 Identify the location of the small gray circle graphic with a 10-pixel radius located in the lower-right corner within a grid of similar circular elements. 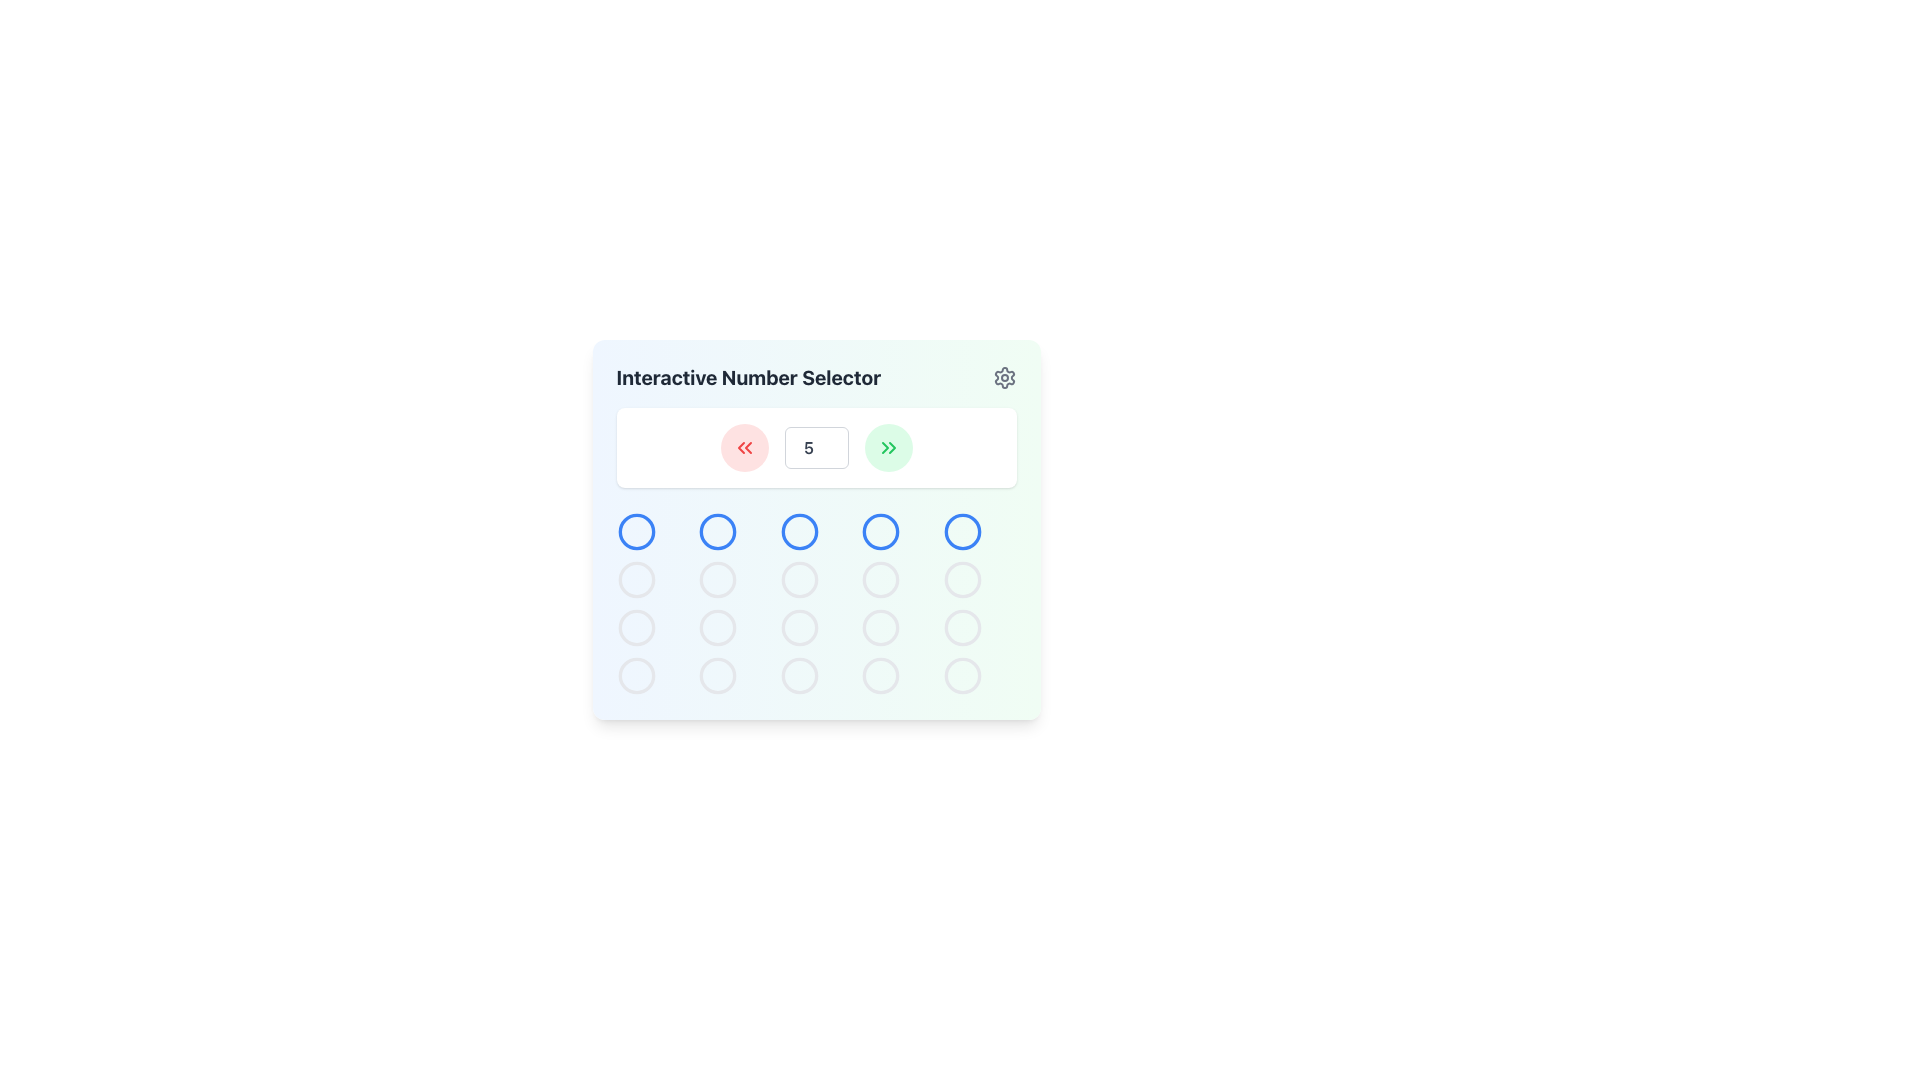
(962, 675).